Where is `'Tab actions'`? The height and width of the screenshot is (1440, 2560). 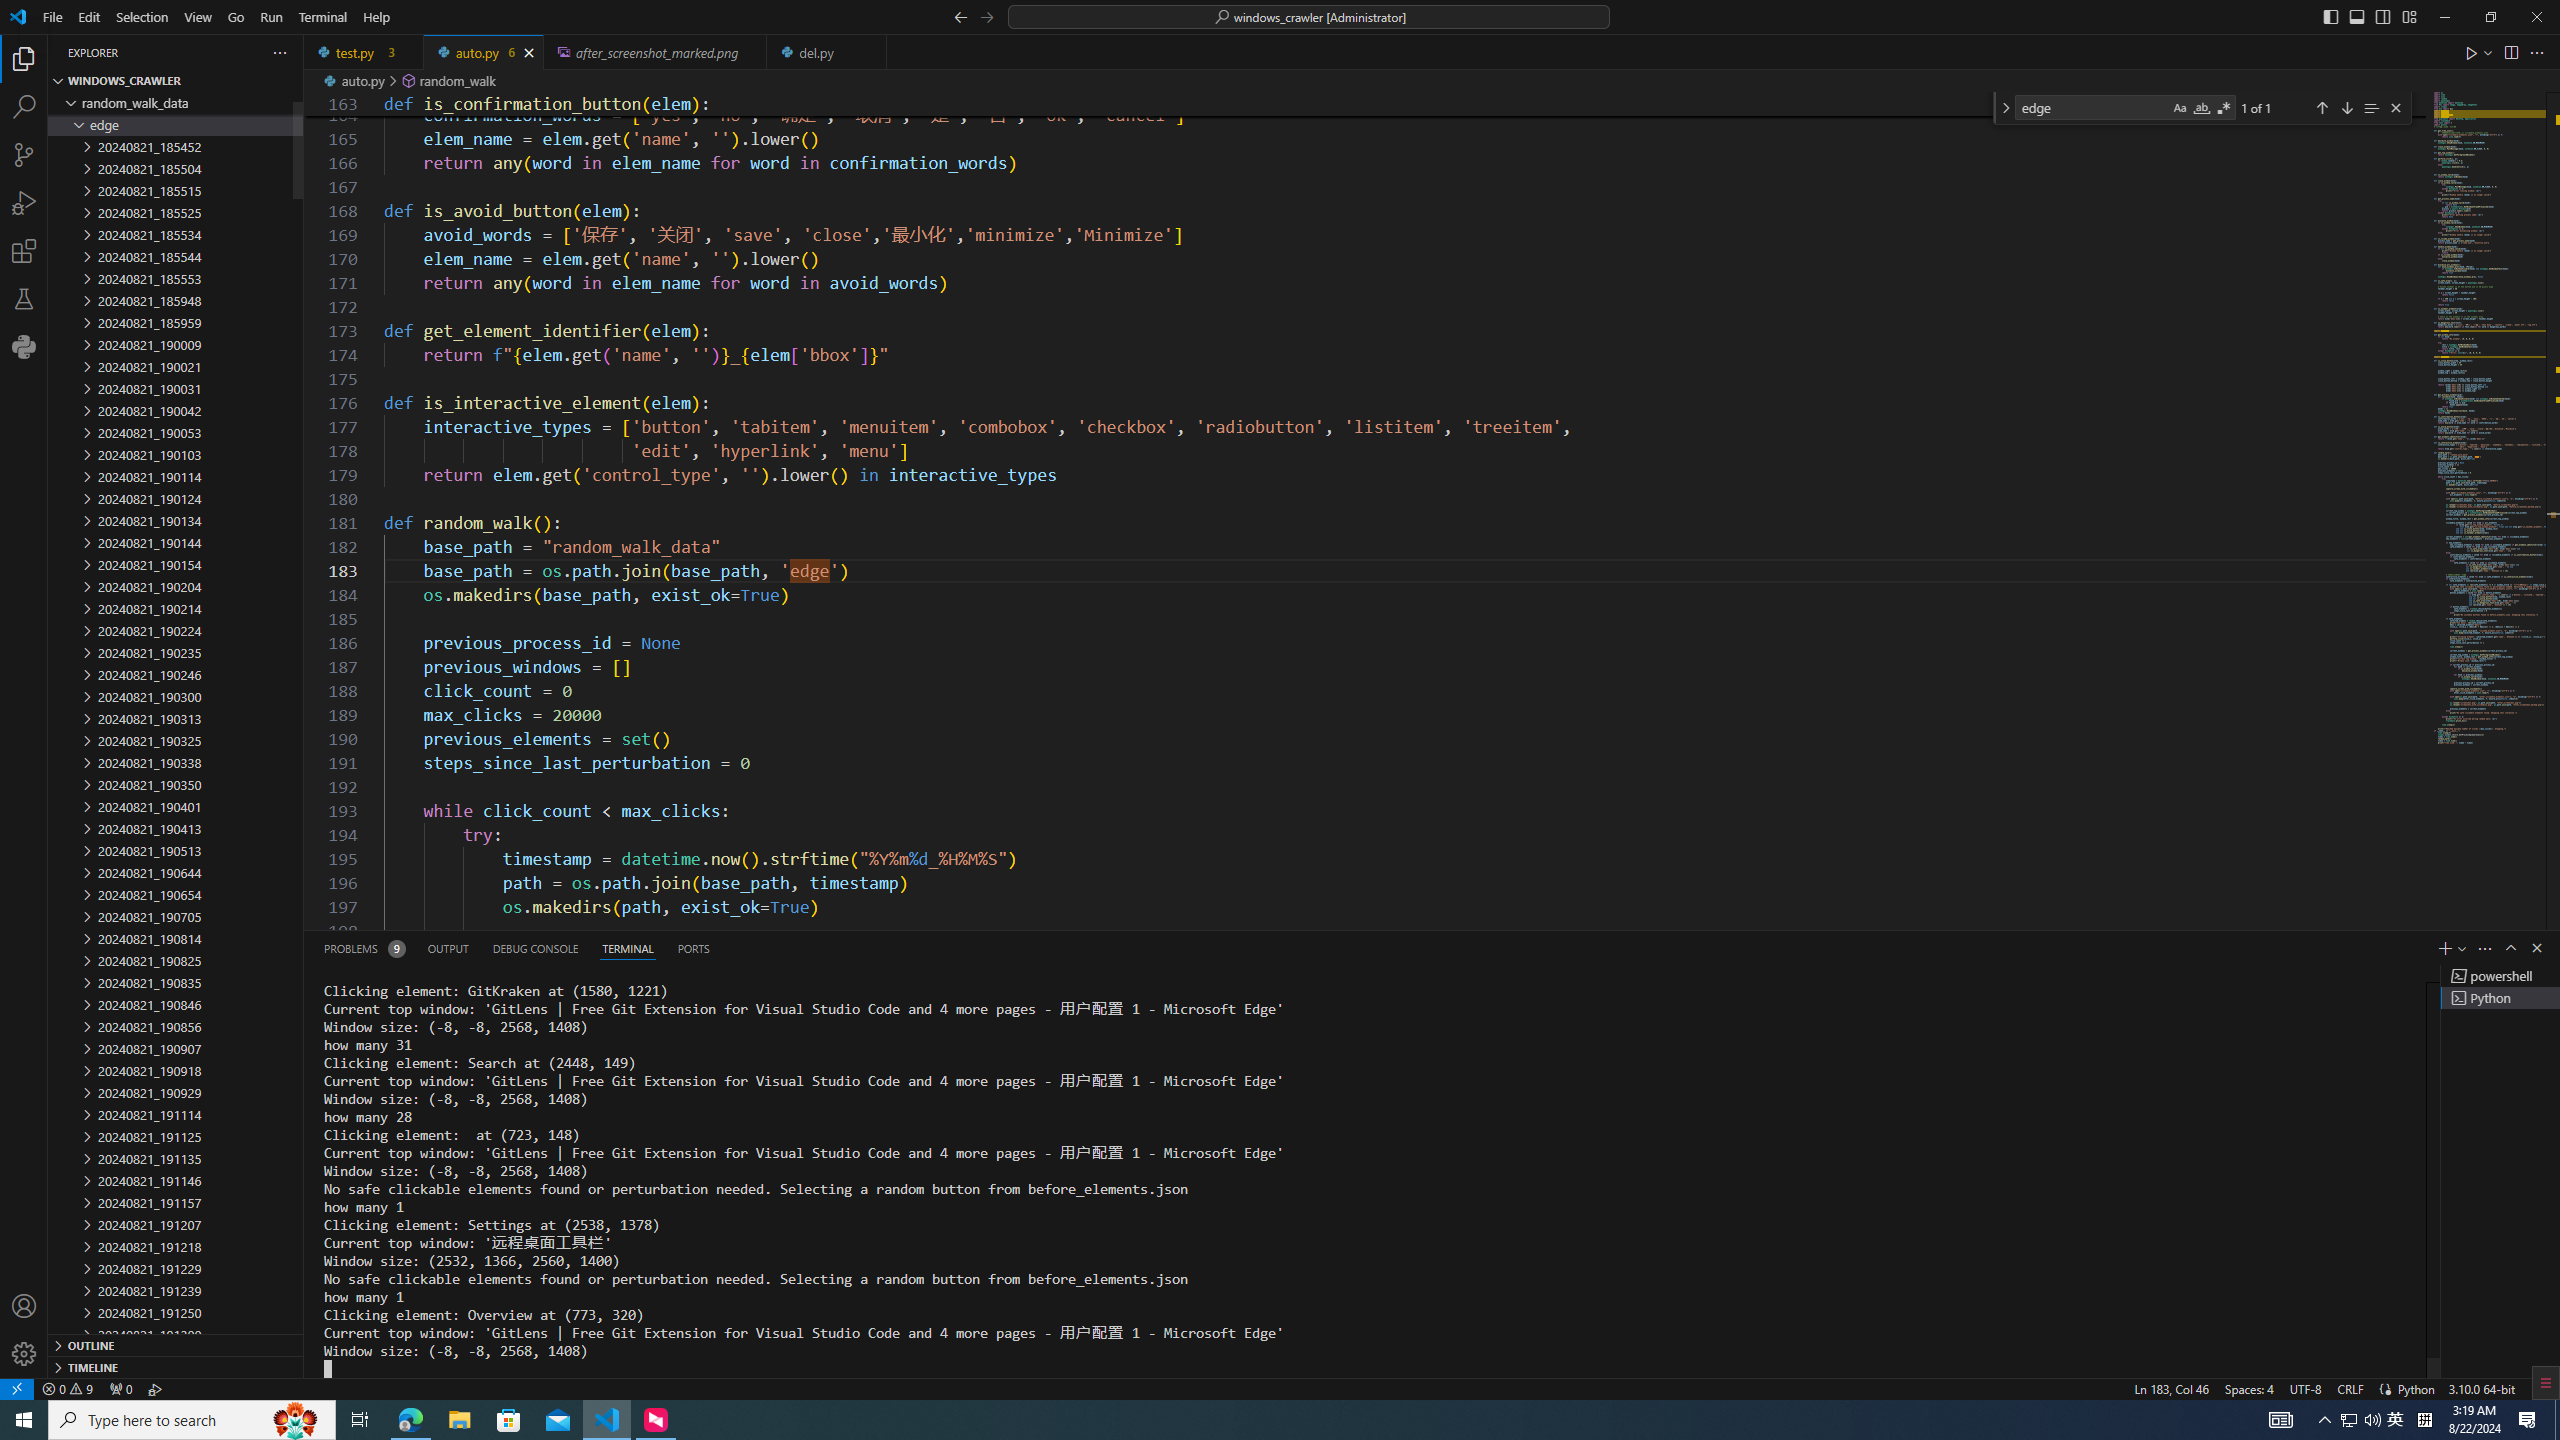 'Tab actions' is located at coordinates (871, 51).